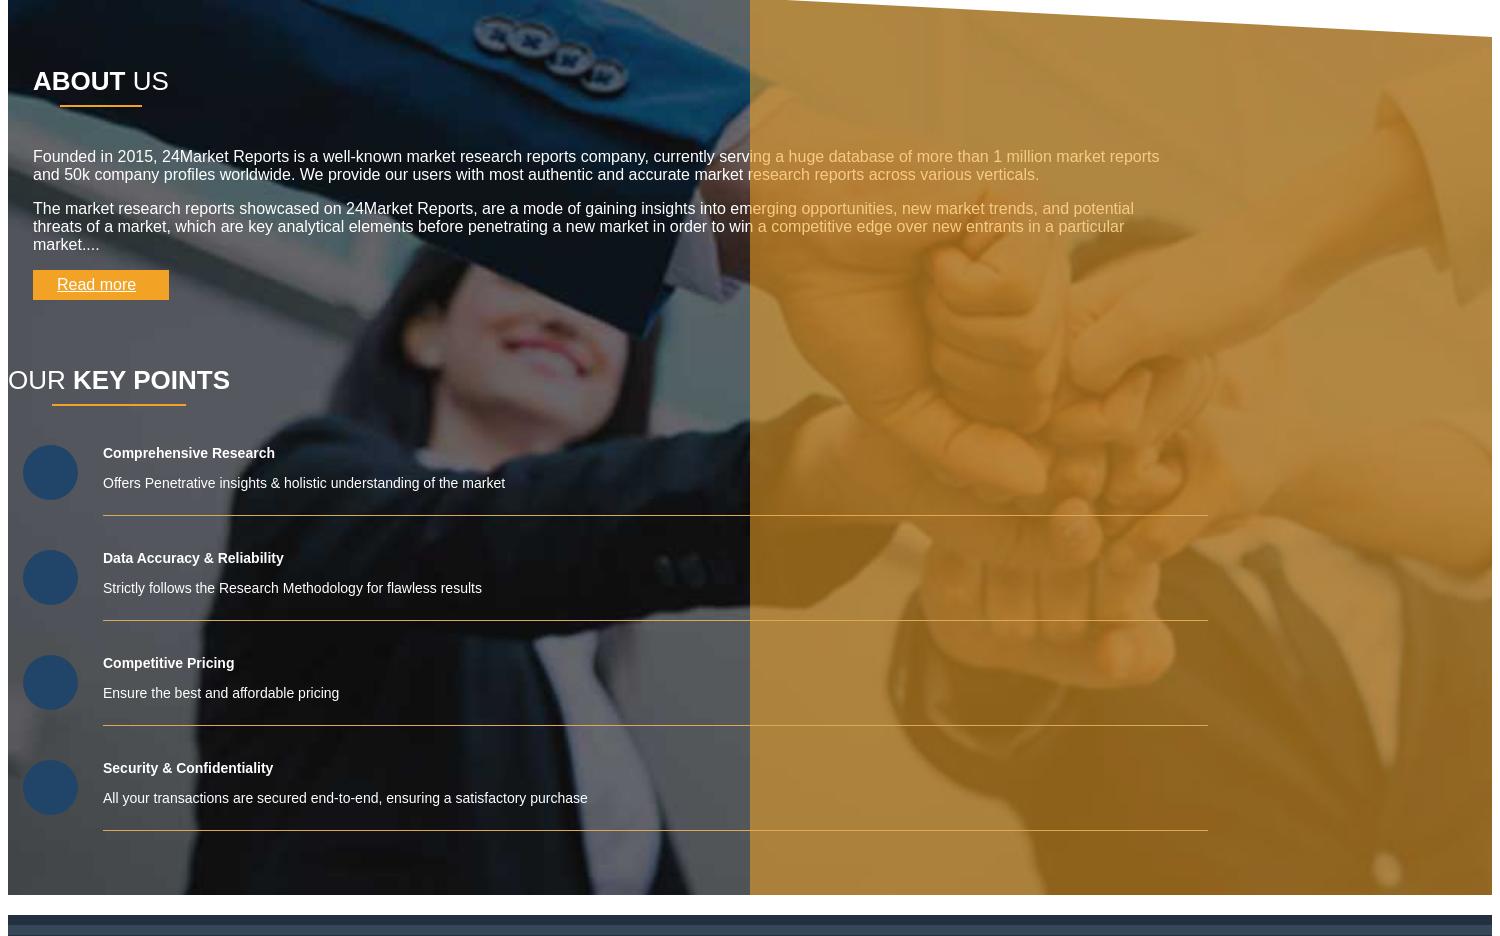  Describe the element at coordinates (292, 587) in the screenshot. I see `'Strictly follows the Research Methodology for flawless results'` at that location.